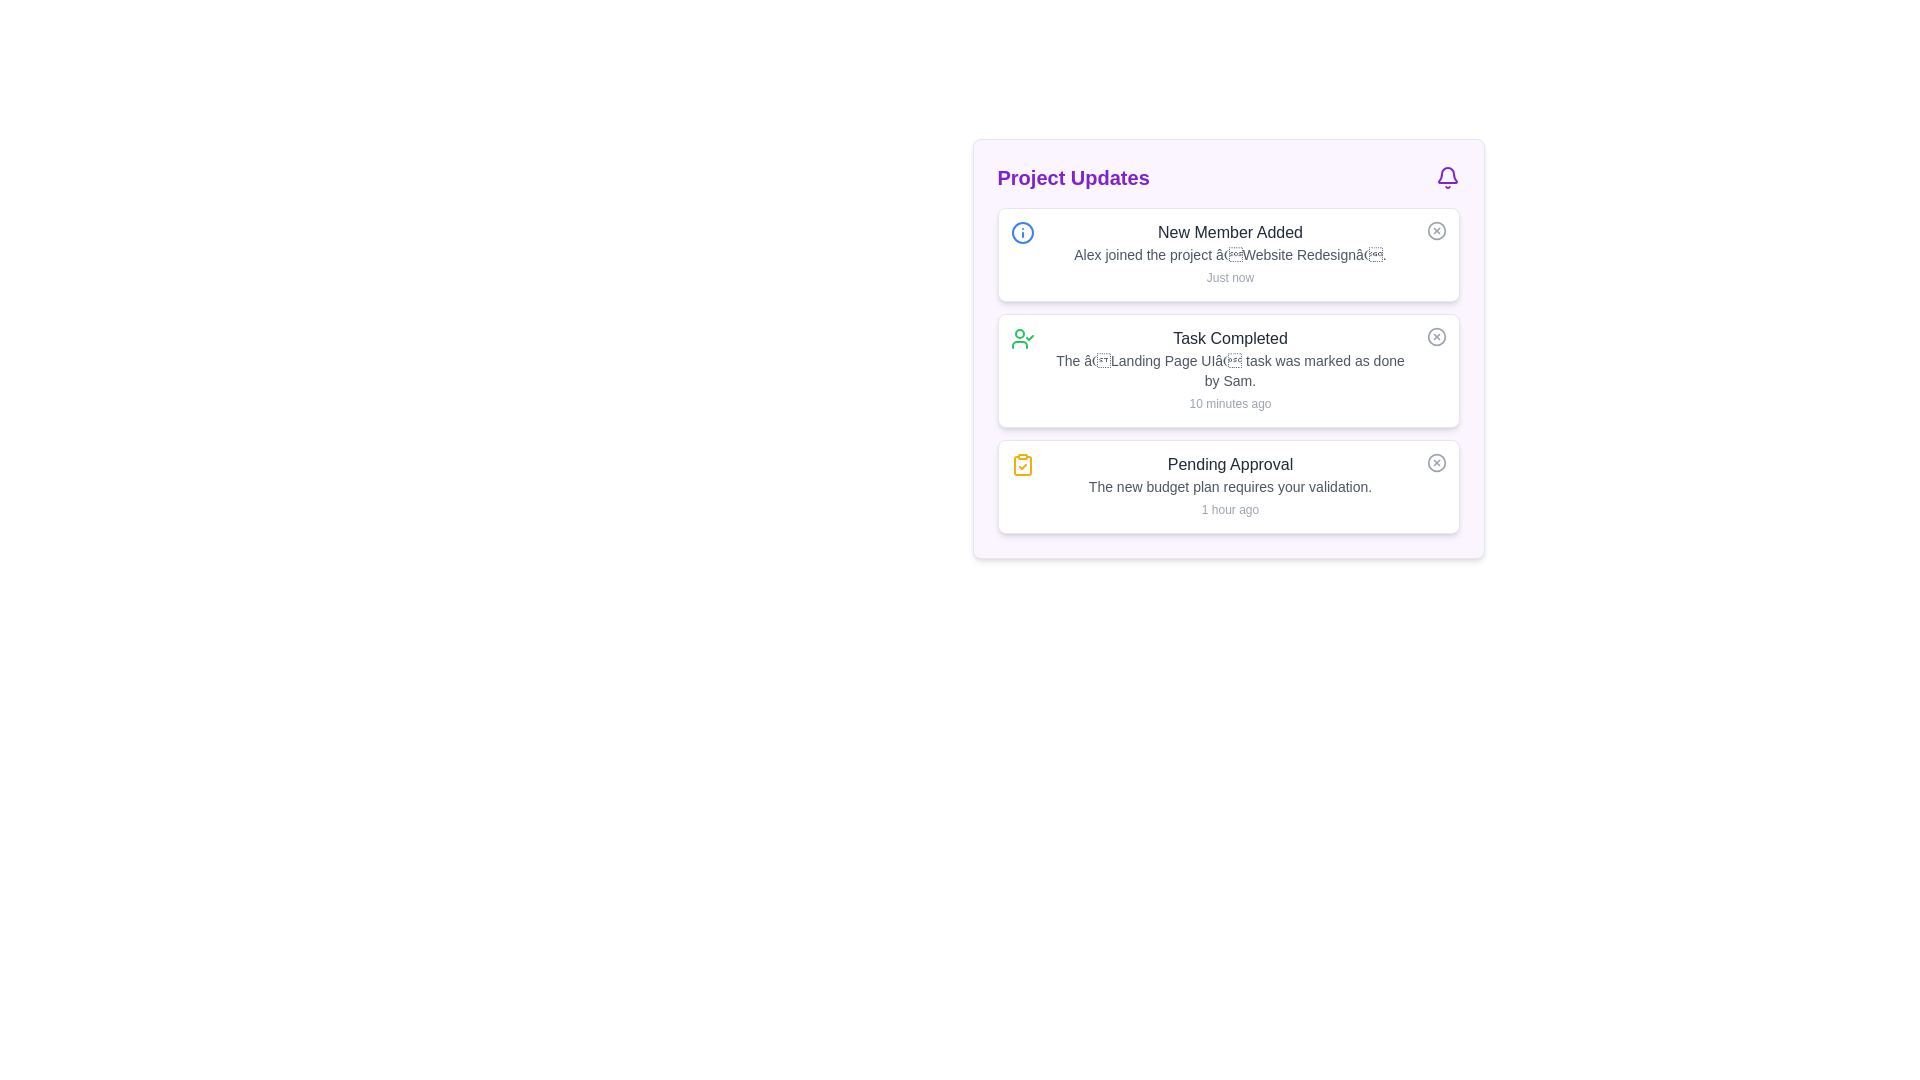 The width and height of the screenshot is (1920, 1080). Describe the element at coordinates (1229, 370) in the screenshot. I see `the text element stating 'The “Landing Page UI” task was marked as done by Sam.', which is styled in gray and located below the header 'Task Completed'` at that location.